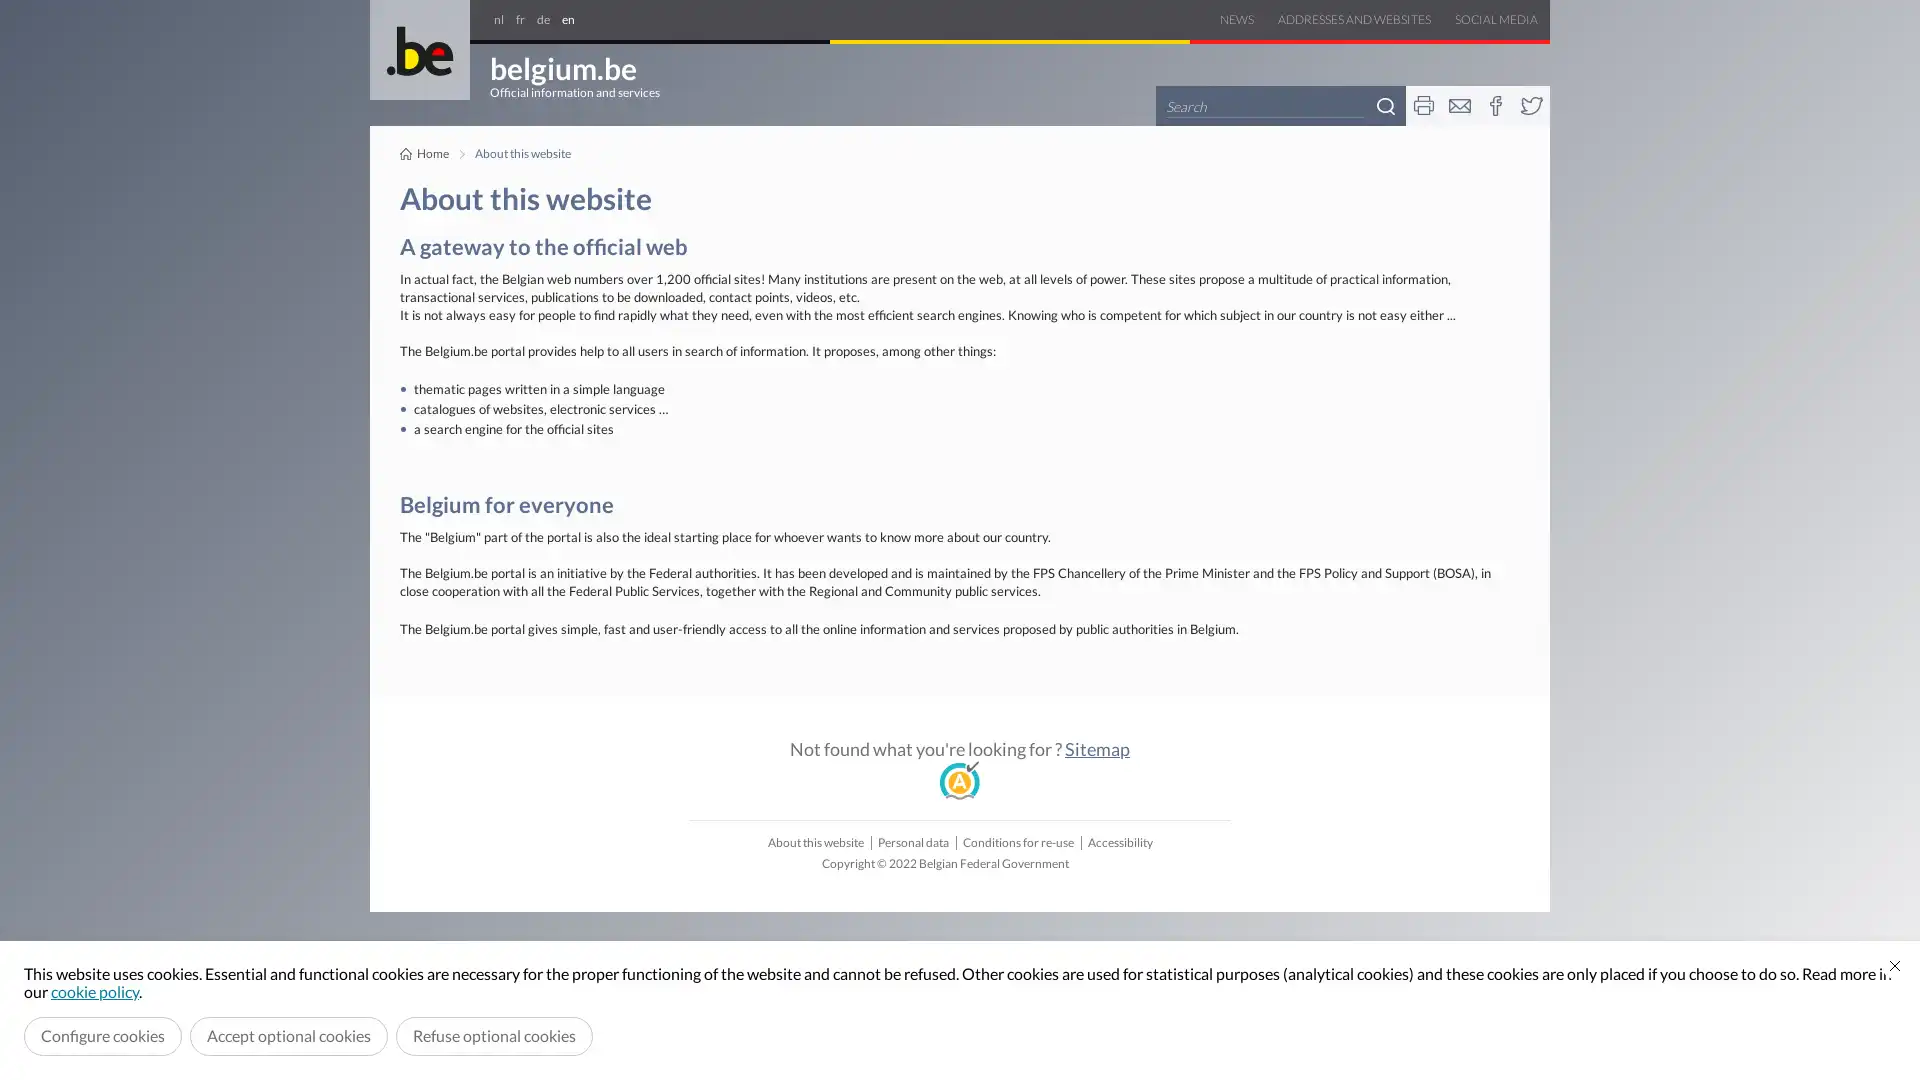 Image resolution: width=1920 pixels, height=1080 pixels. What do you see at coordinates (287, 1035) in the screenshot?
I see `Accept optional cookies` at bounding box center [287, 1035].